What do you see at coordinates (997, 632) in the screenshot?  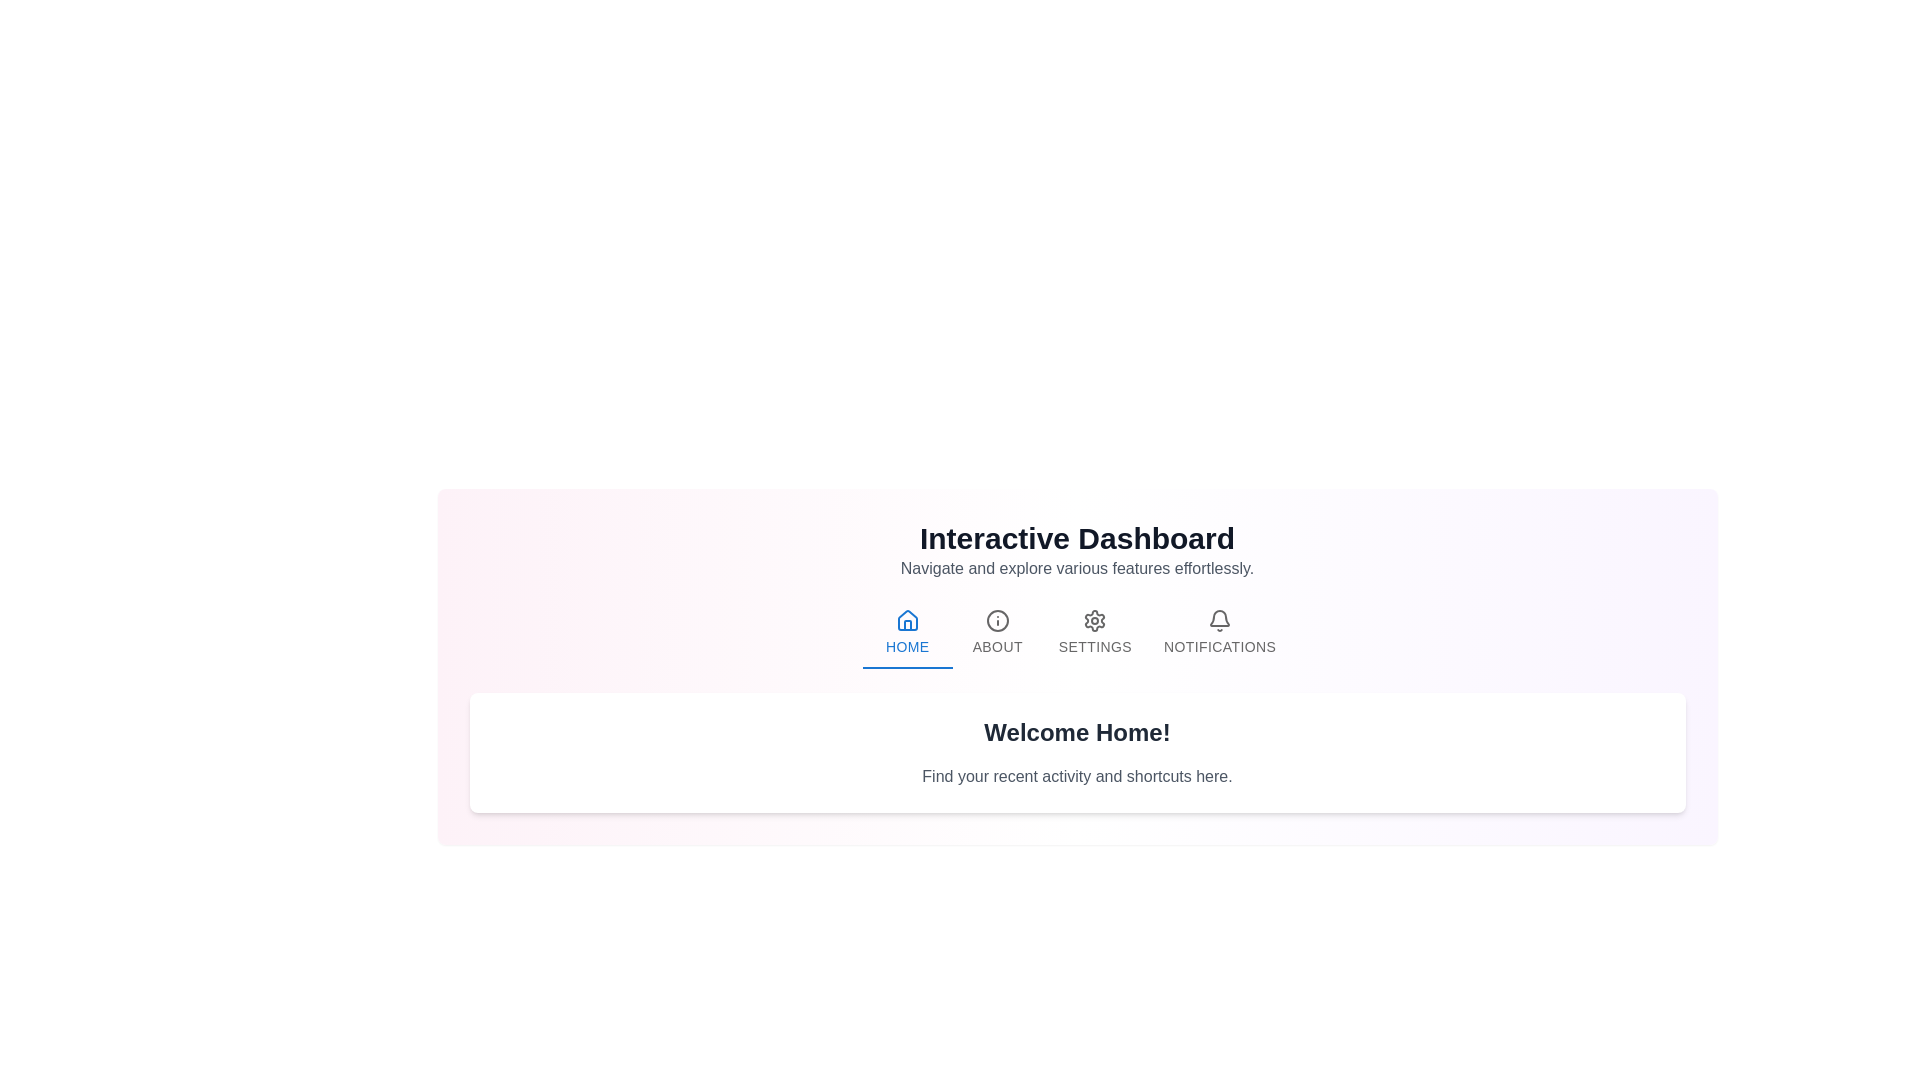 I see `the 'About' tab in the navigation bar, which features an information icon and bold text` at bounding box center [997, 632].